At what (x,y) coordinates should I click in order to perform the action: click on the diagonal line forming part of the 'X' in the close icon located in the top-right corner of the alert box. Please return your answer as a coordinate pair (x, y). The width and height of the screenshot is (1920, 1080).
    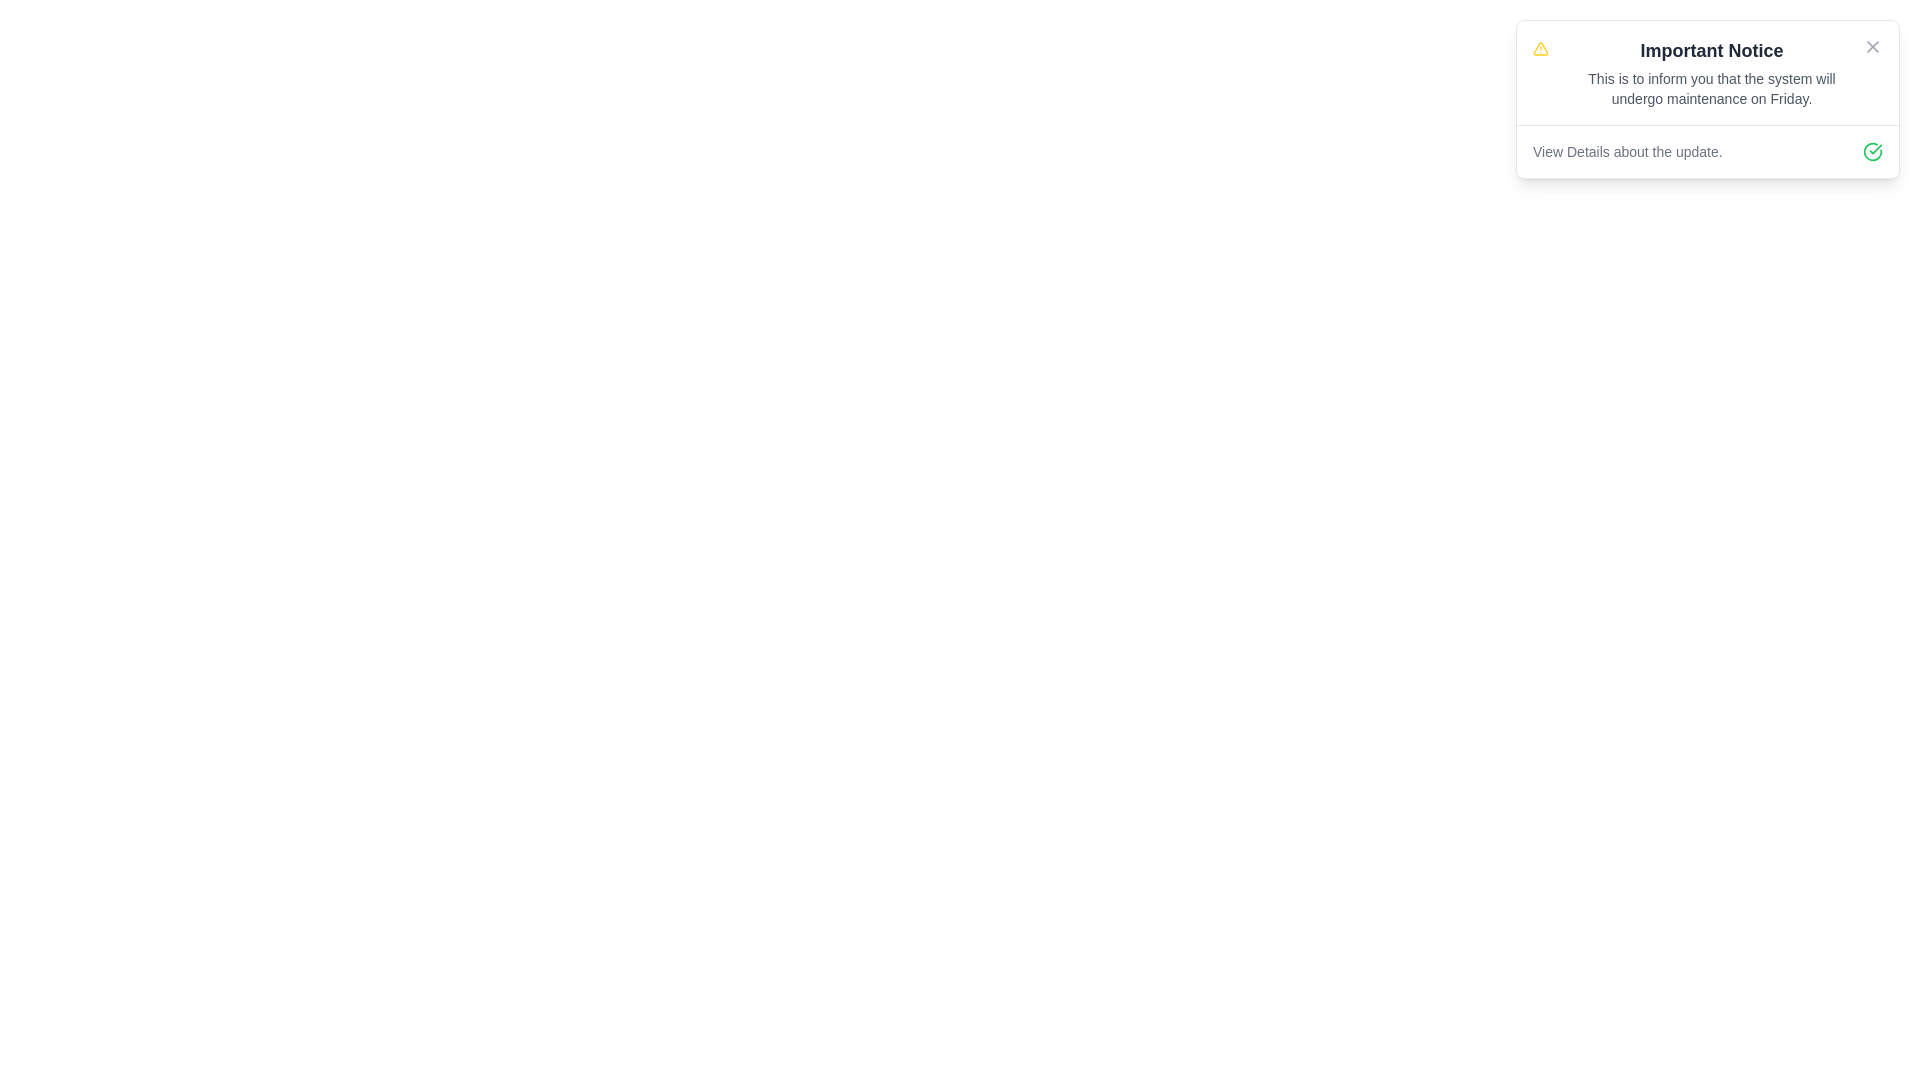
    Looking at the image, I should click on (1871, 45).